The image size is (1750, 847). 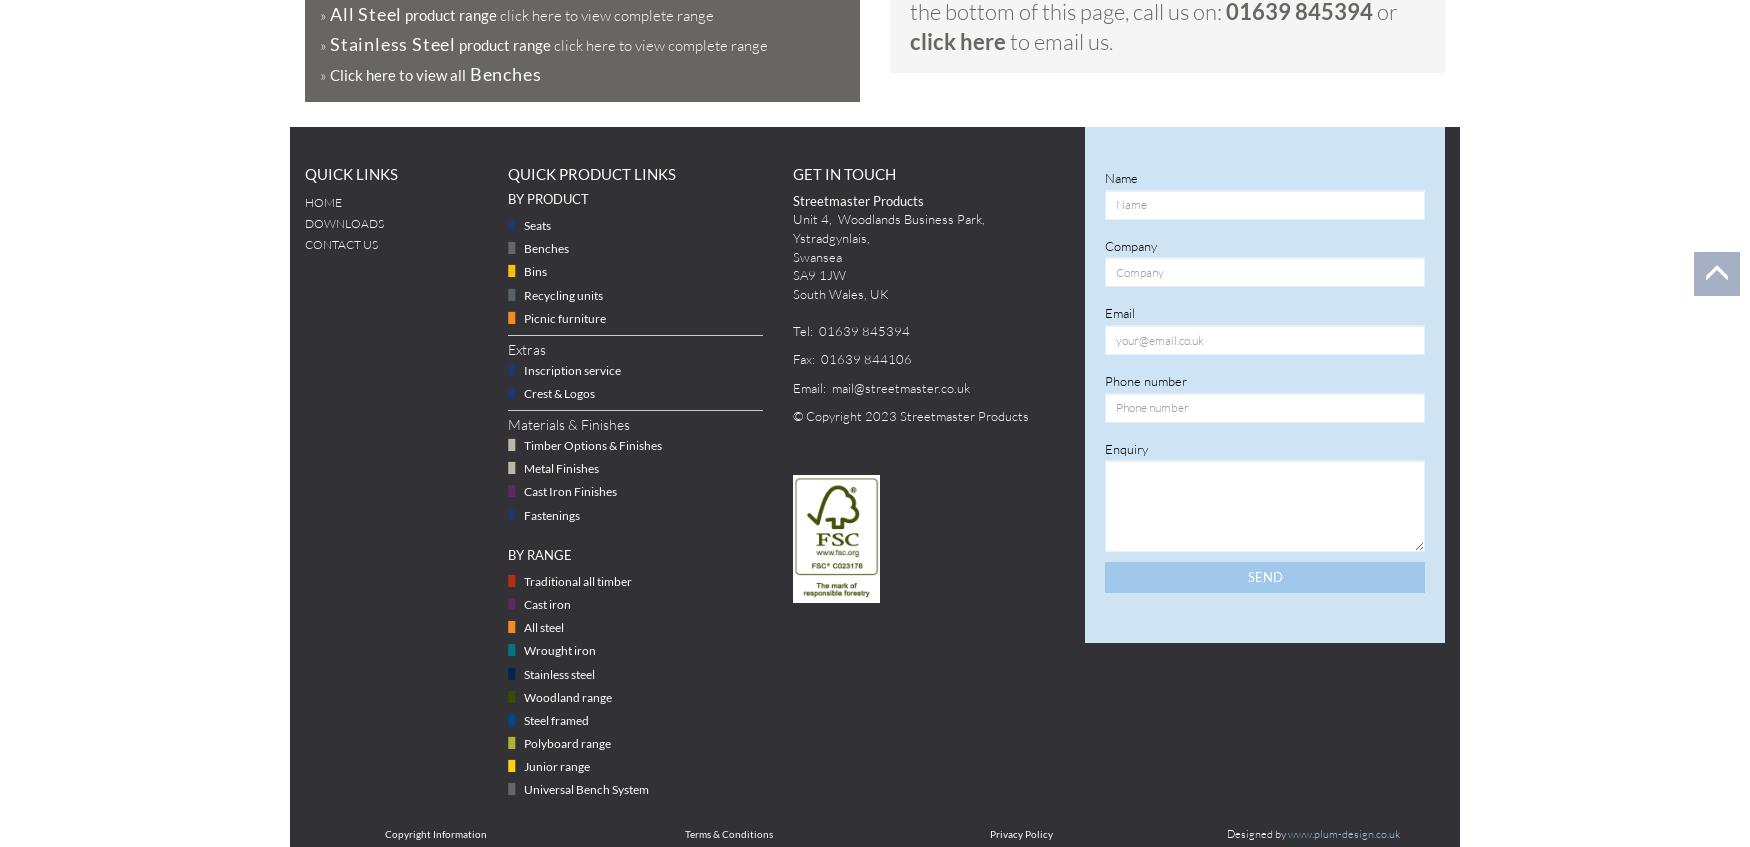 What do you see at coordinates (522, 580) in the screenshot?
I see `'Traditional all timber'` at bounding box center [522, 580].